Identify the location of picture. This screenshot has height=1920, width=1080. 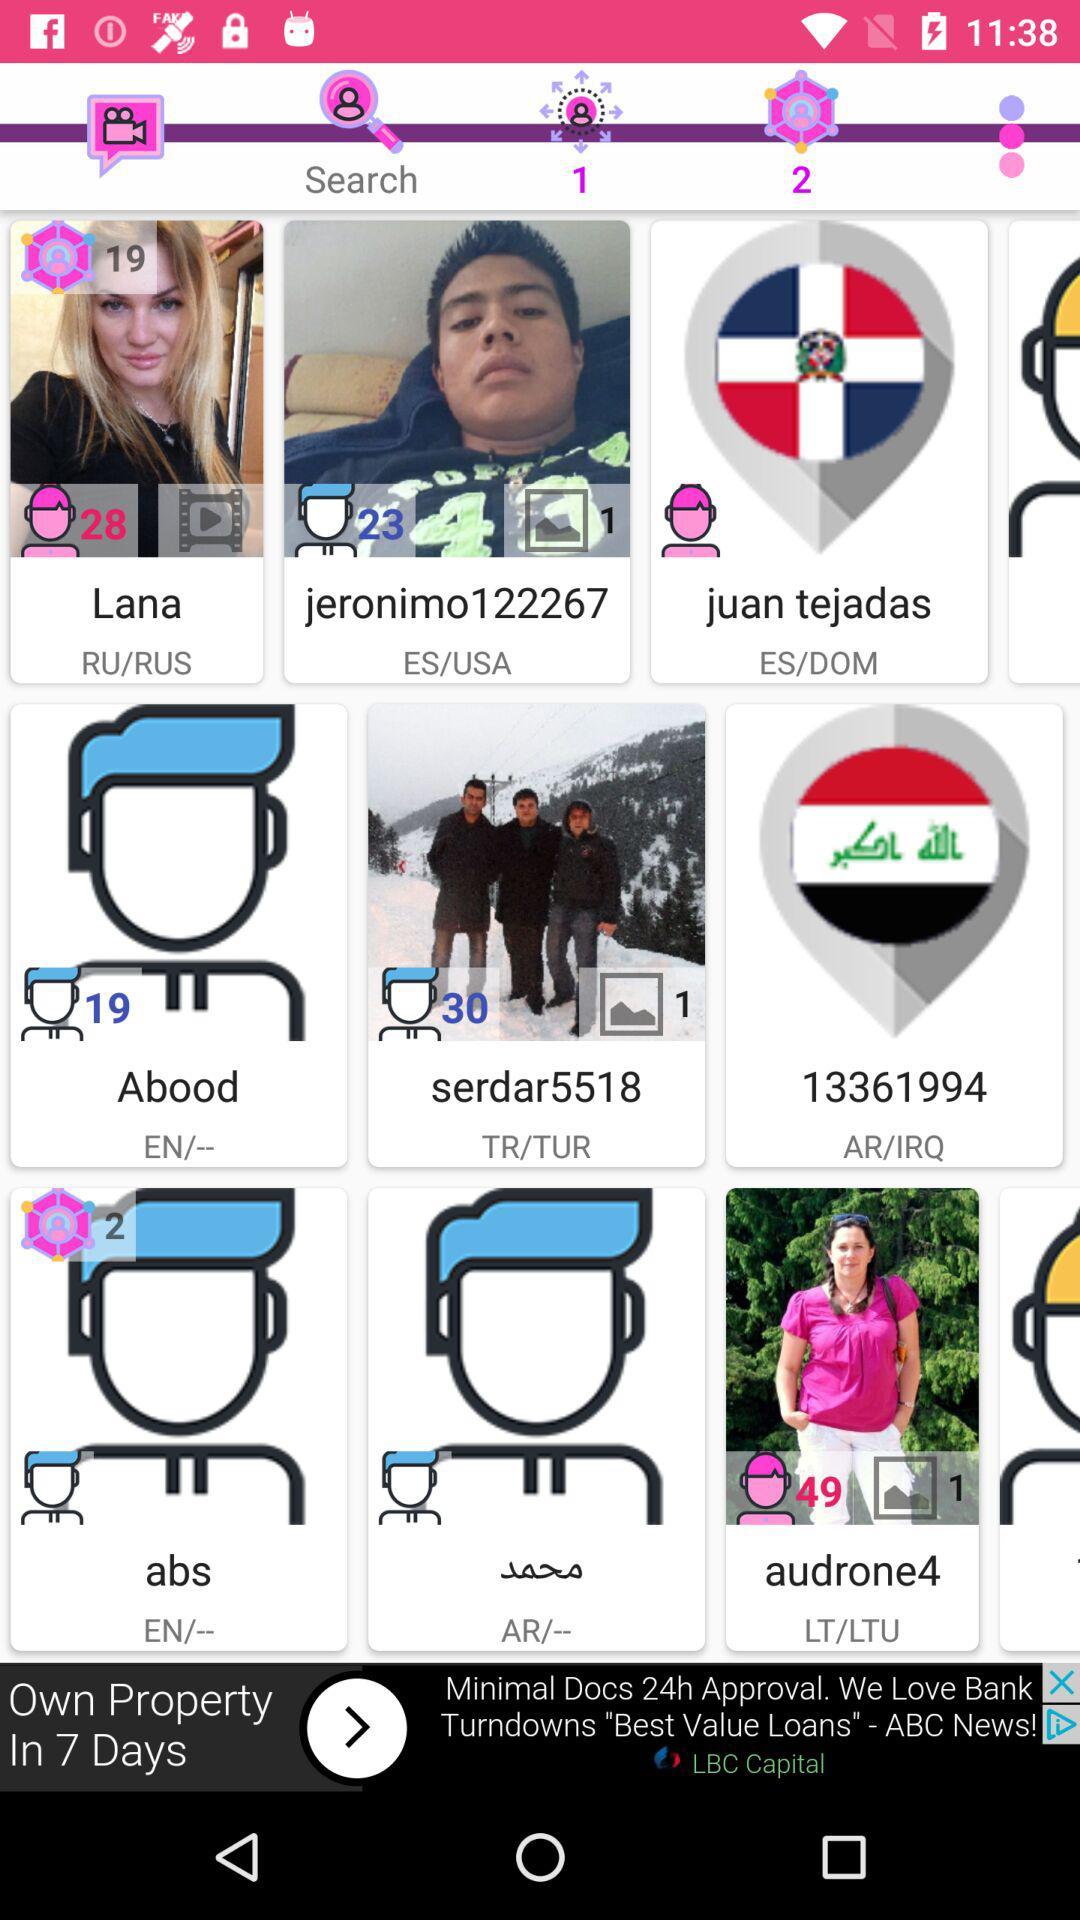
(852, 1356).